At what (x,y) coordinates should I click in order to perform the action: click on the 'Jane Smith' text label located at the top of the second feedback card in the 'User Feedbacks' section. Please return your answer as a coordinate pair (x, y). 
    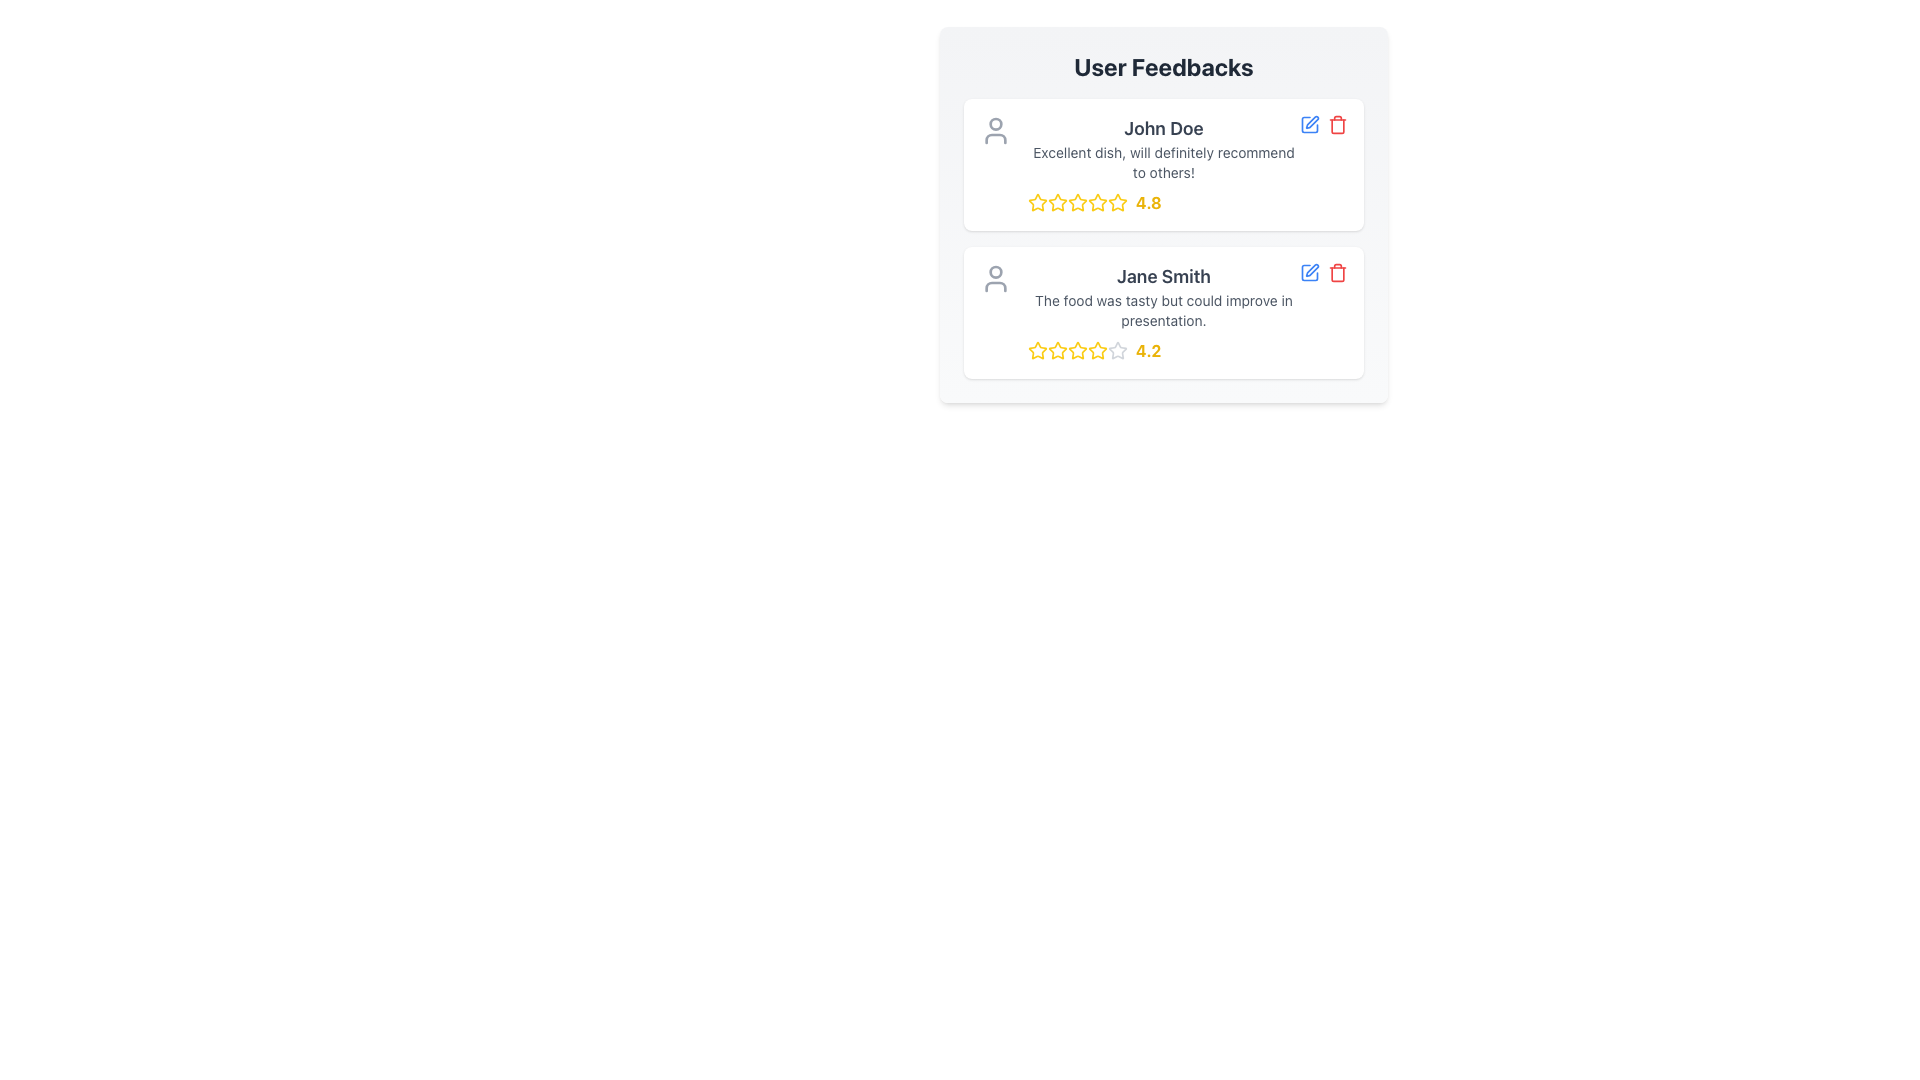
    Looking at the image, I should click on (1163, 277).